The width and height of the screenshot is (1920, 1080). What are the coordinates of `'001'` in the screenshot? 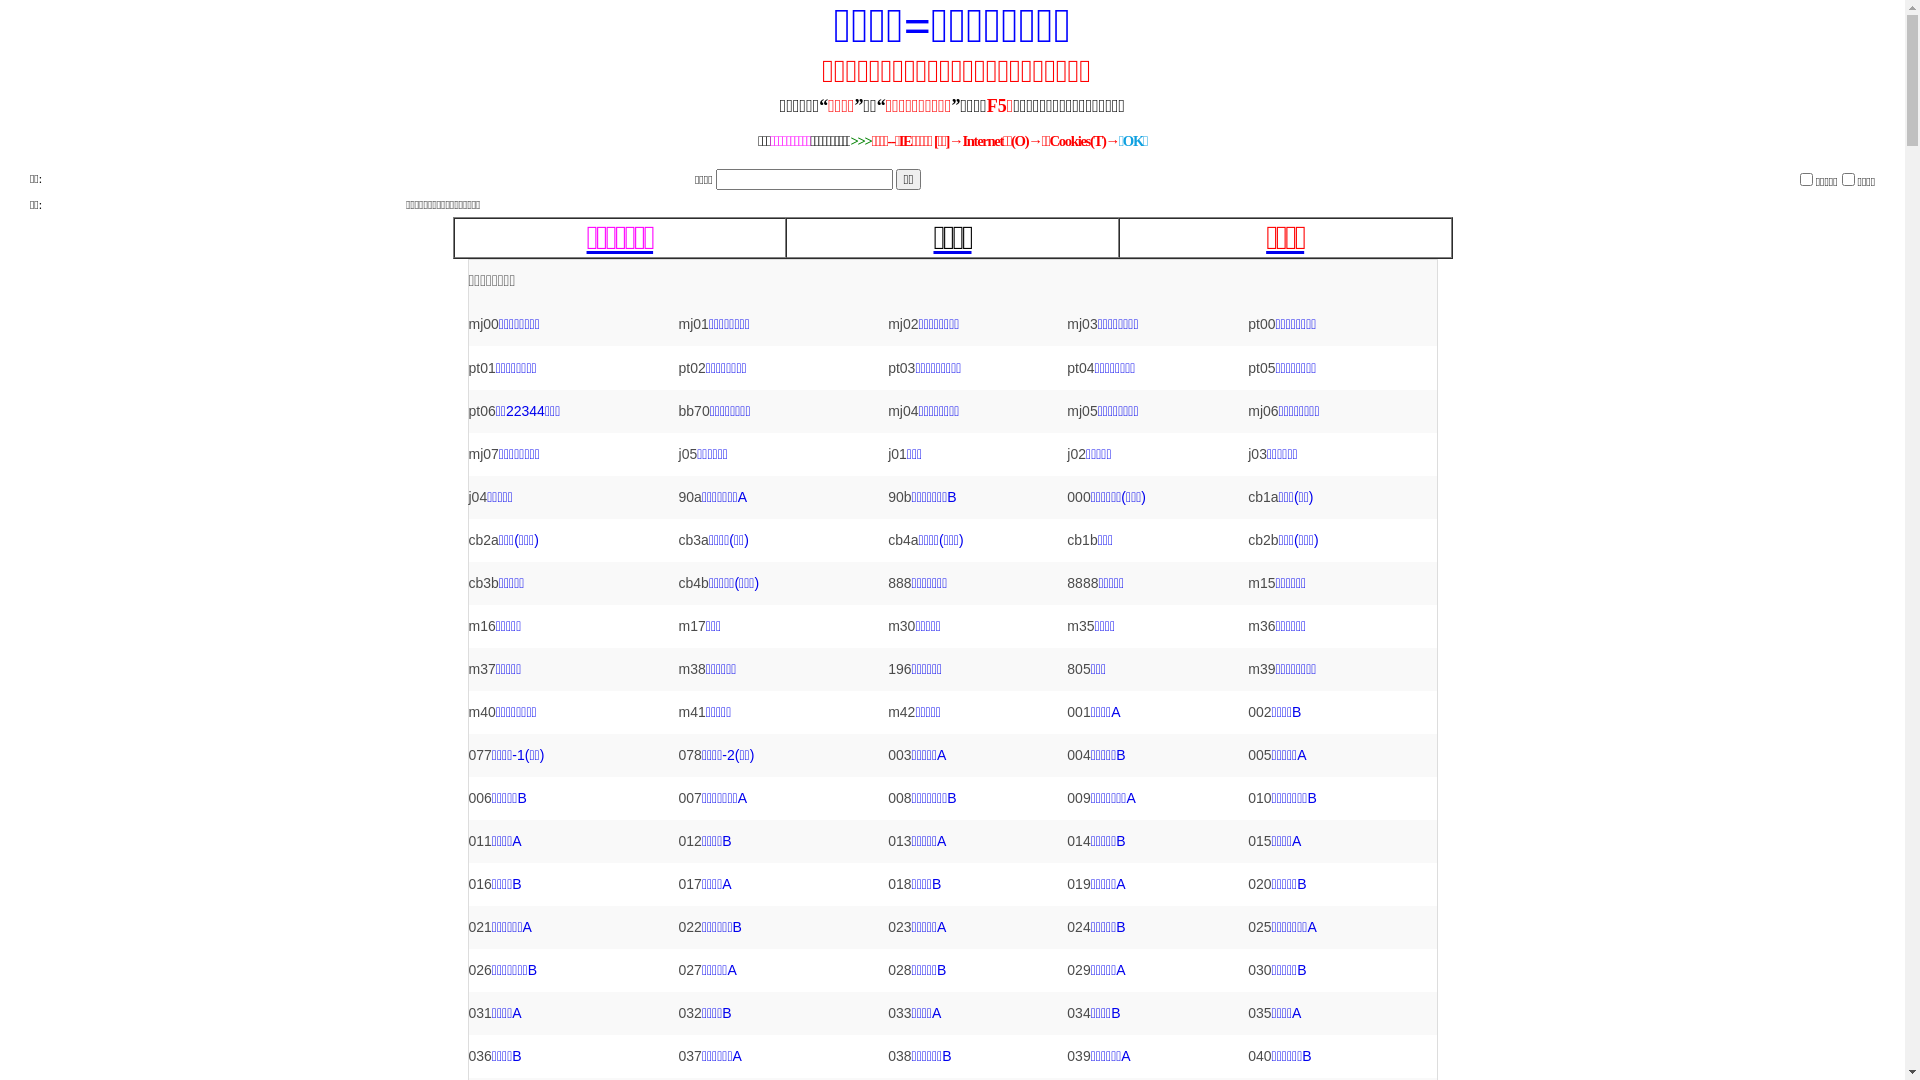 It's located at (1077, 711).